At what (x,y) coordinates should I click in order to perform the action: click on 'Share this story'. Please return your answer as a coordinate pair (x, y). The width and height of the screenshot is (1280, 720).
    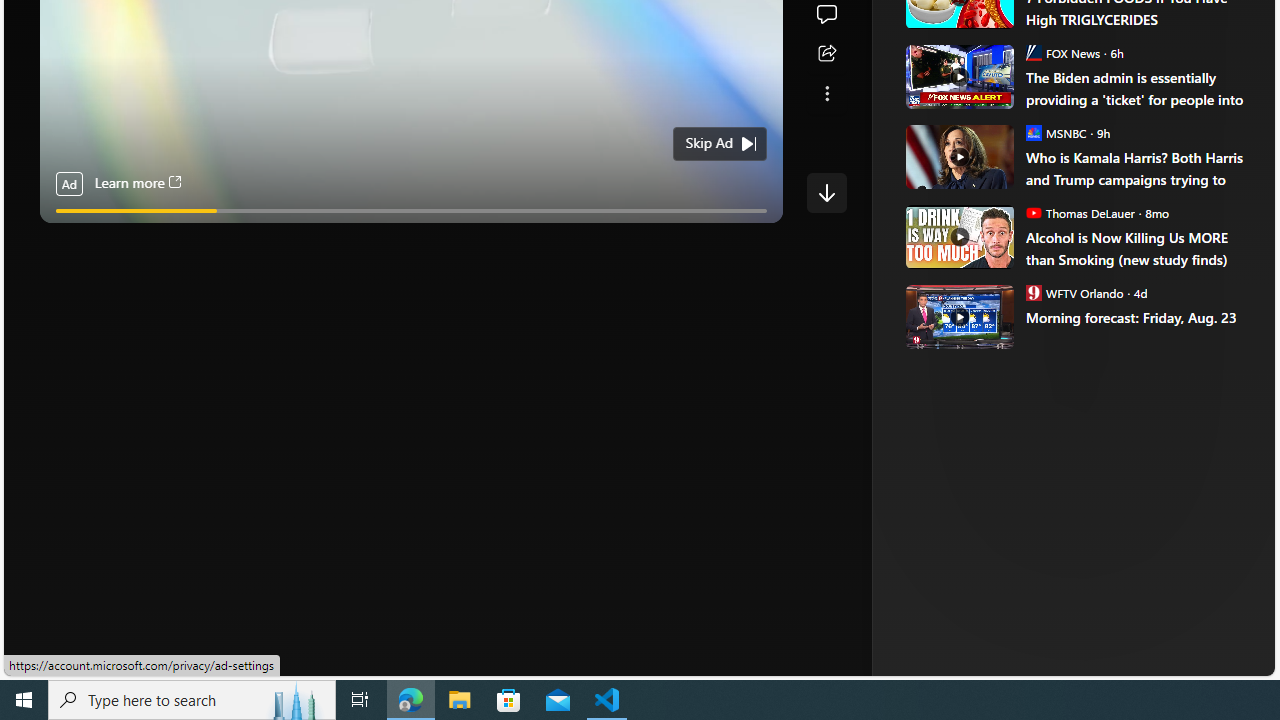
    Looking at the image, I should click on (826, 53).